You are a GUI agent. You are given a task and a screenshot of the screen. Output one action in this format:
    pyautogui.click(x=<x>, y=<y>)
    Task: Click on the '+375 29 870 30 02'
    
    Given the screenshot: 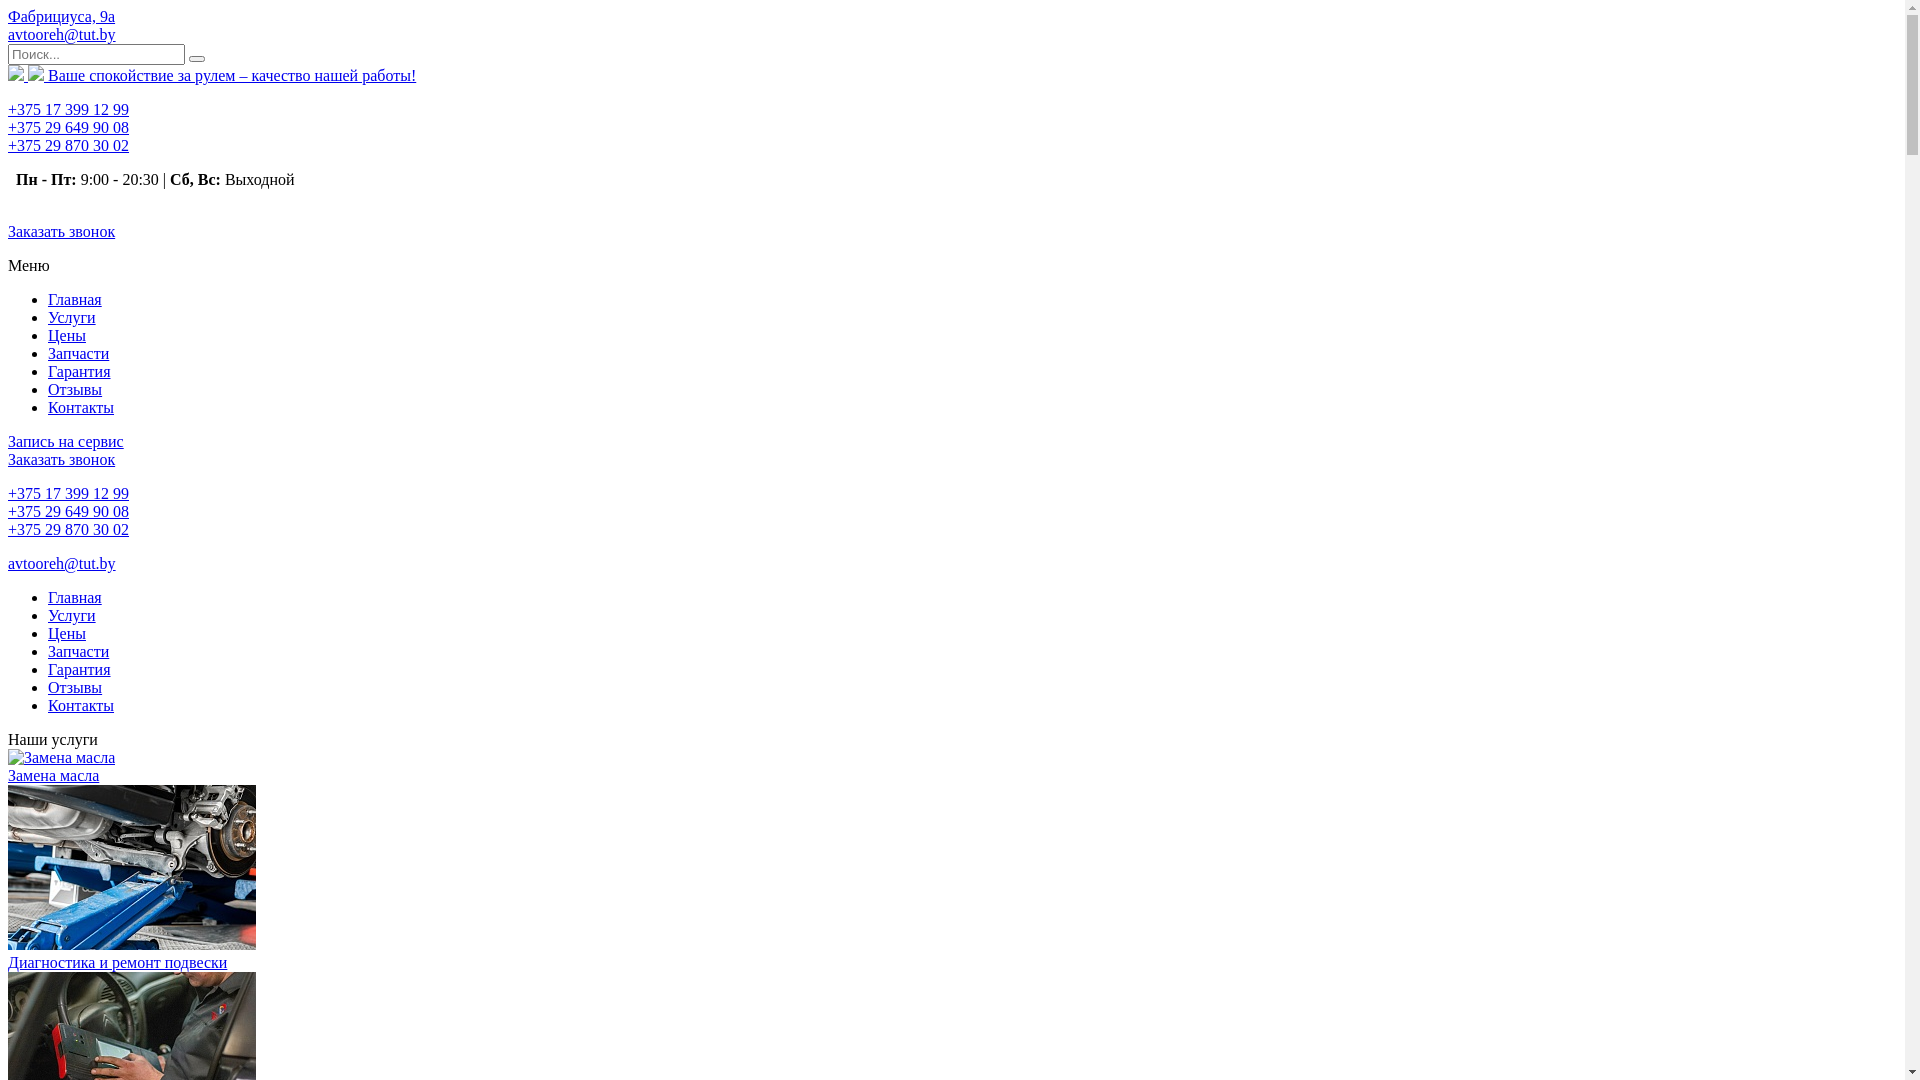 What is the action you would take?
    pyautogui.click(x=68, y=144)
    